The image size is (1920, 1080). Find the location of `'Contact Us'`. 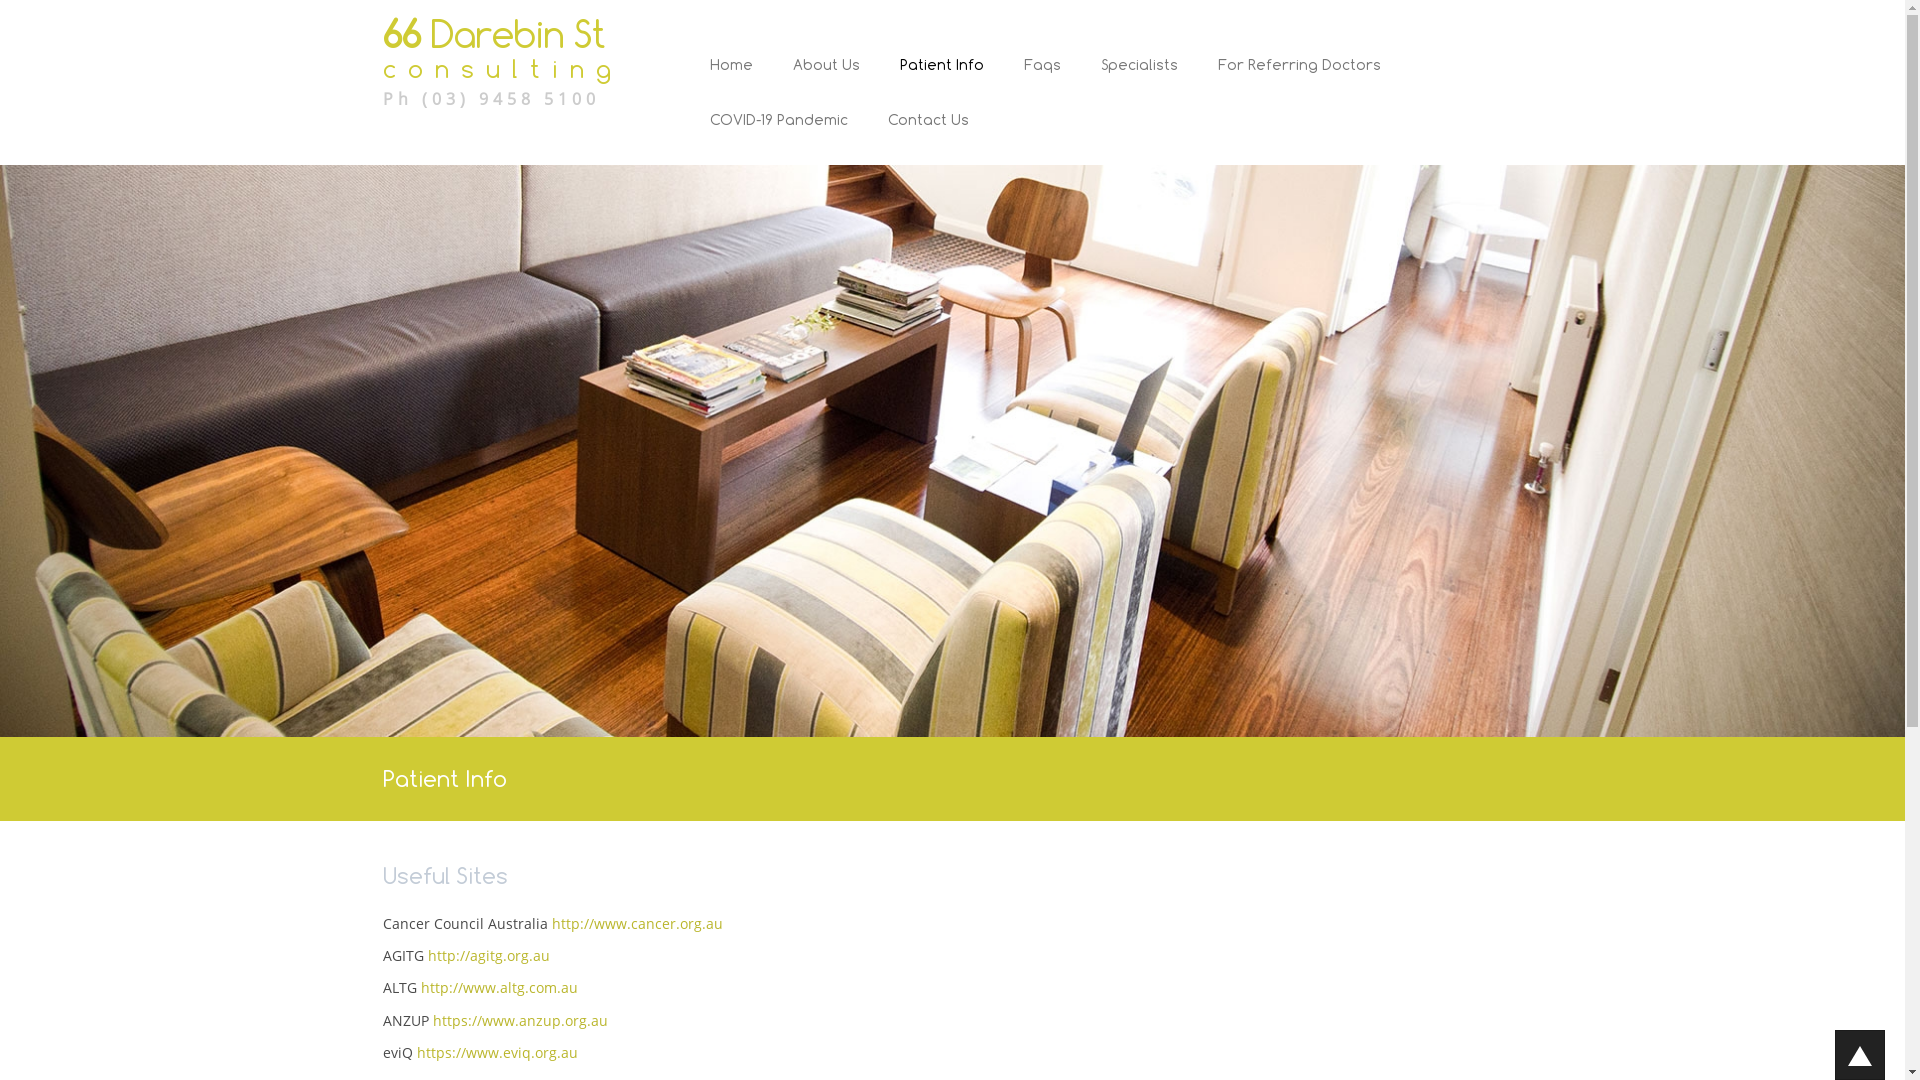

'Contact Us' is located at coordinates (917, 136).